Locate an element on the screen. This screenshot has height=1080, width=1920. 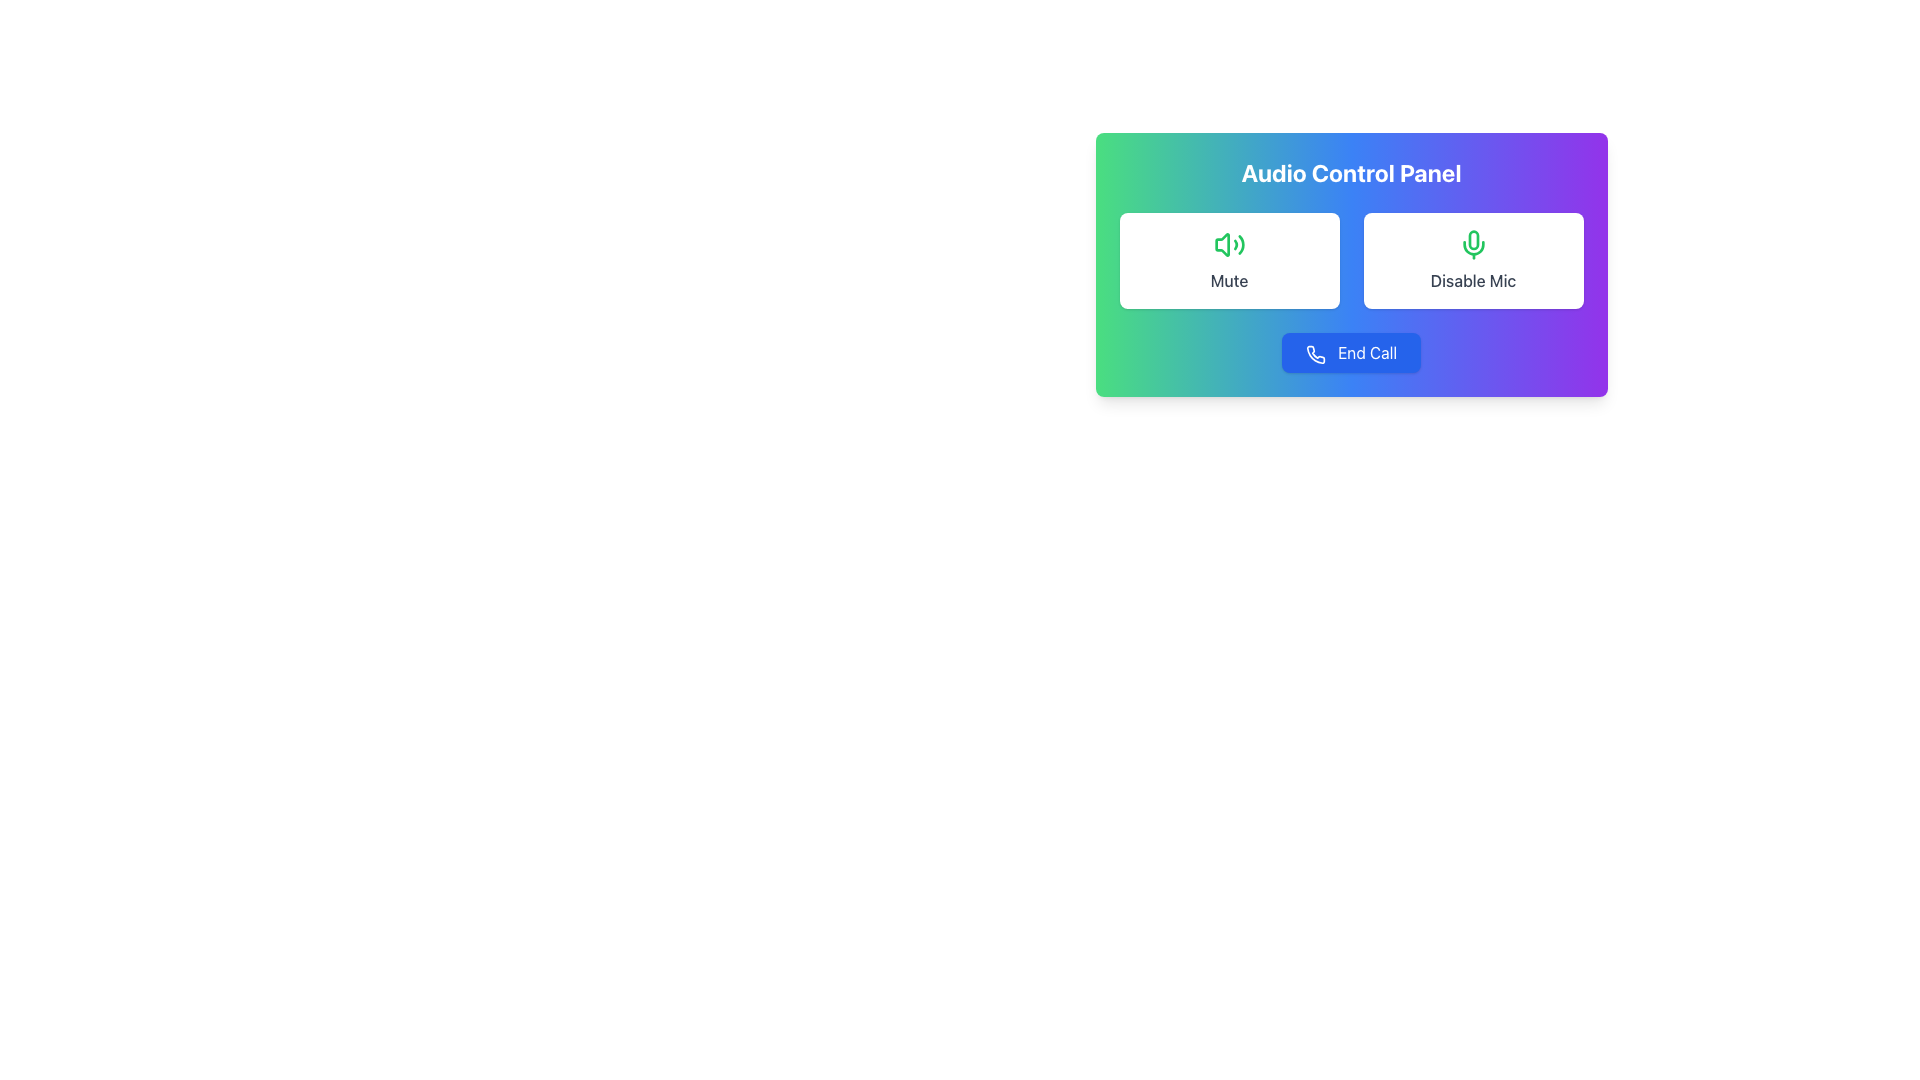
the green audio control SVG icon located in the upper left corner of the 'Mute' button in the 'Audio Control Panel' is located at coordinates (1221, 244).